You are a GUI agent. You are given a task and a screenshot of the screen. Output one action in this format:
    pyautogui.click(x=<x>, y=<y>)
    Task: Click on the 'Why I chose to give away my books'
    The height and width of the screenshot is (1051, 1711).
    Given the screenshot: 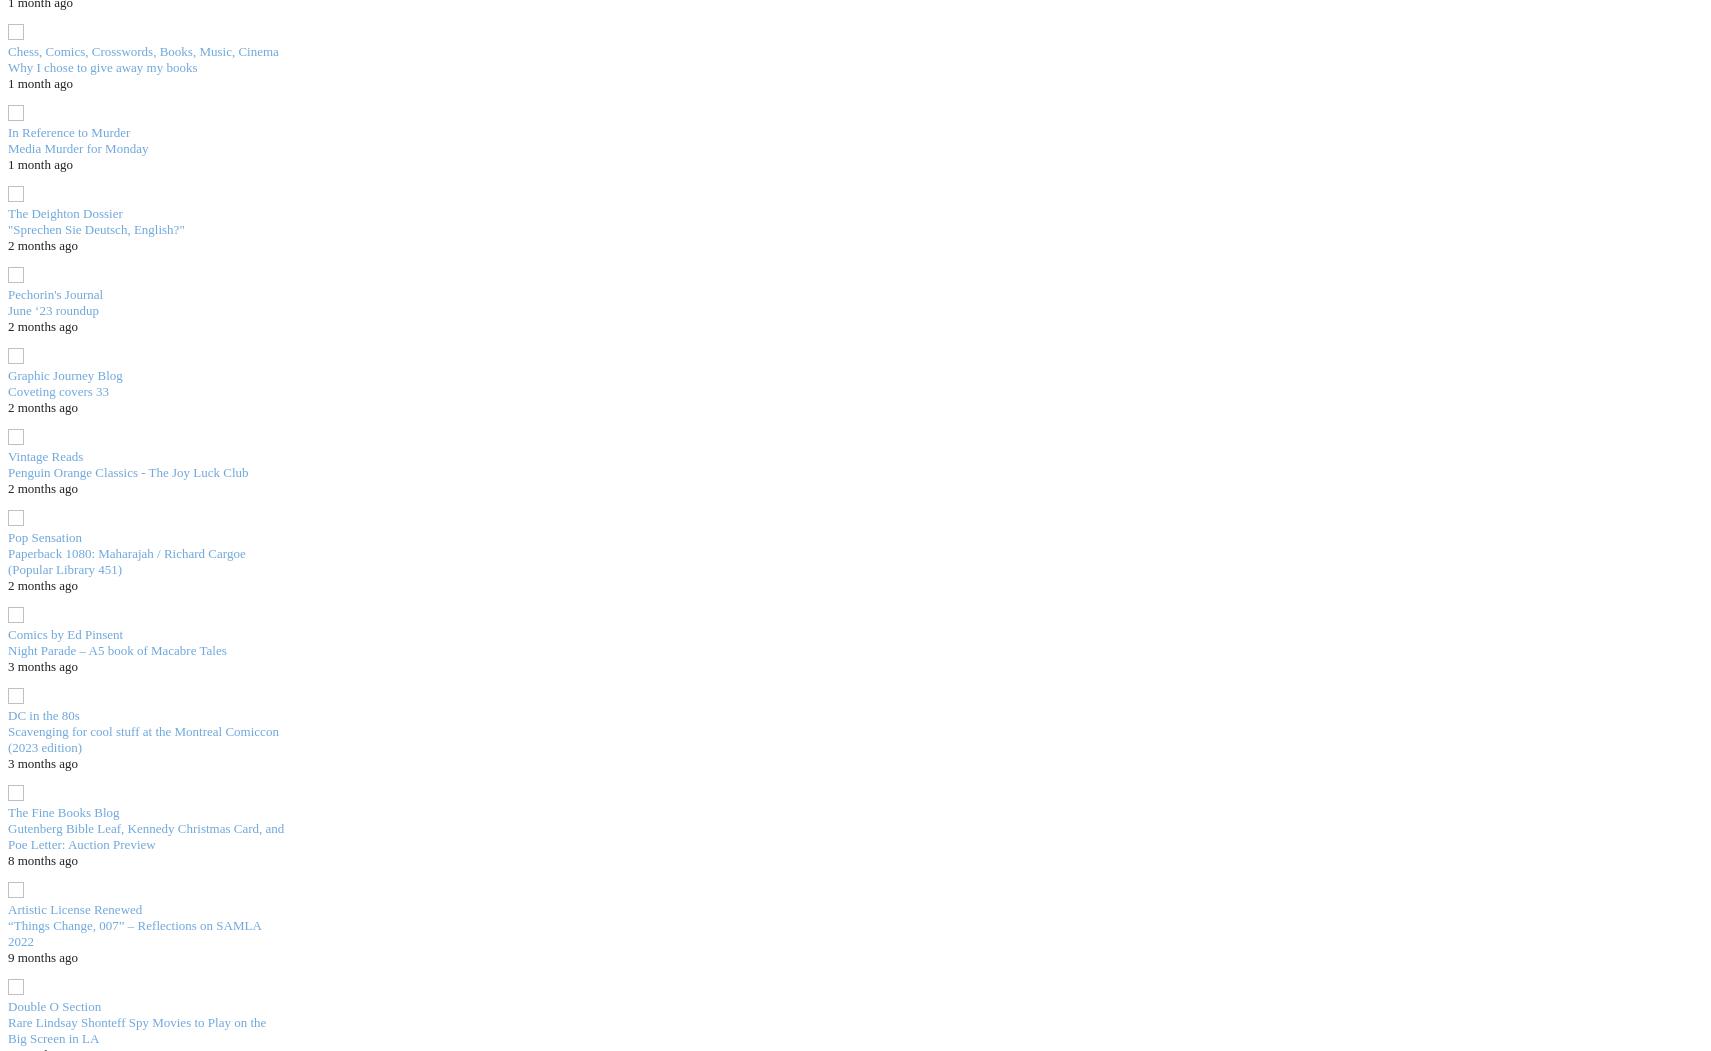 What is the action you would take?
    pyautogui.click(x=7, y=65)
    